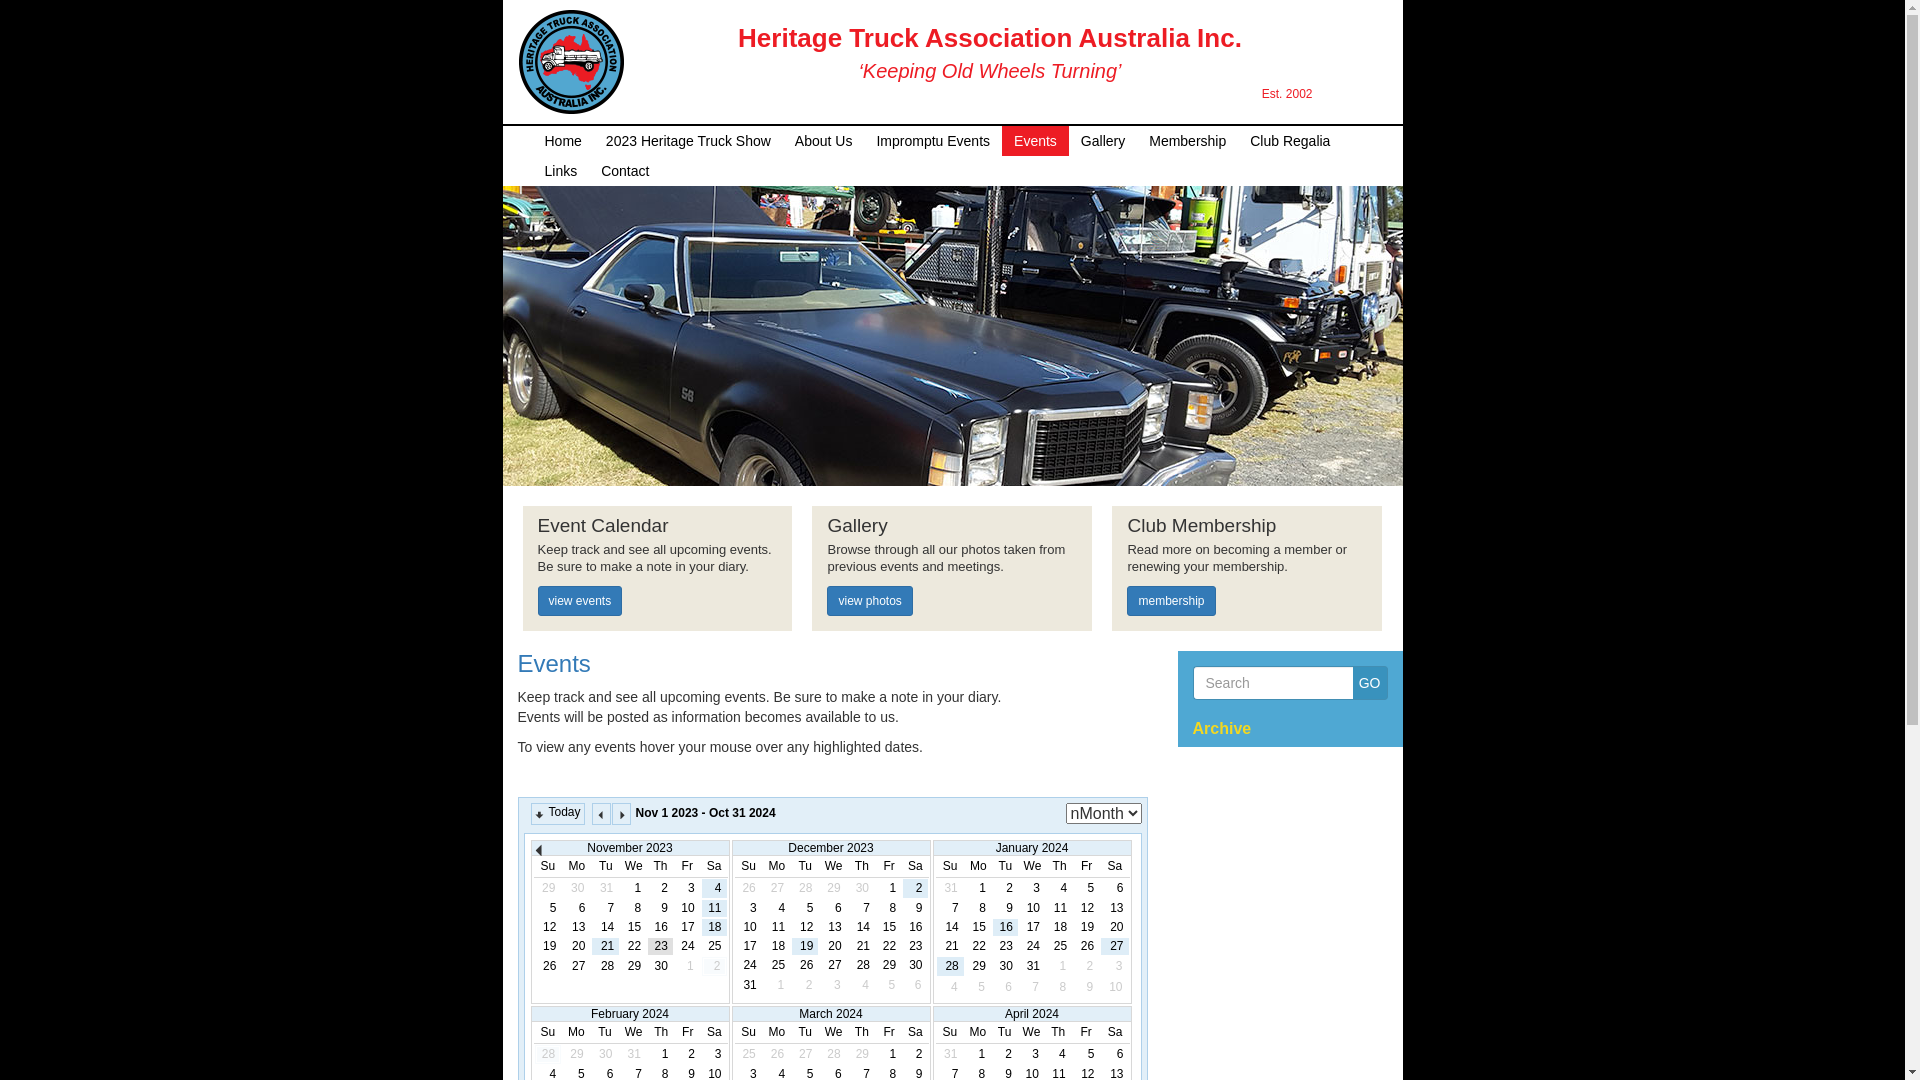 The image size is (1920, 1080). Describe the element at coordinates (878, 927) in the screenshot. I see `'15'` at that location.